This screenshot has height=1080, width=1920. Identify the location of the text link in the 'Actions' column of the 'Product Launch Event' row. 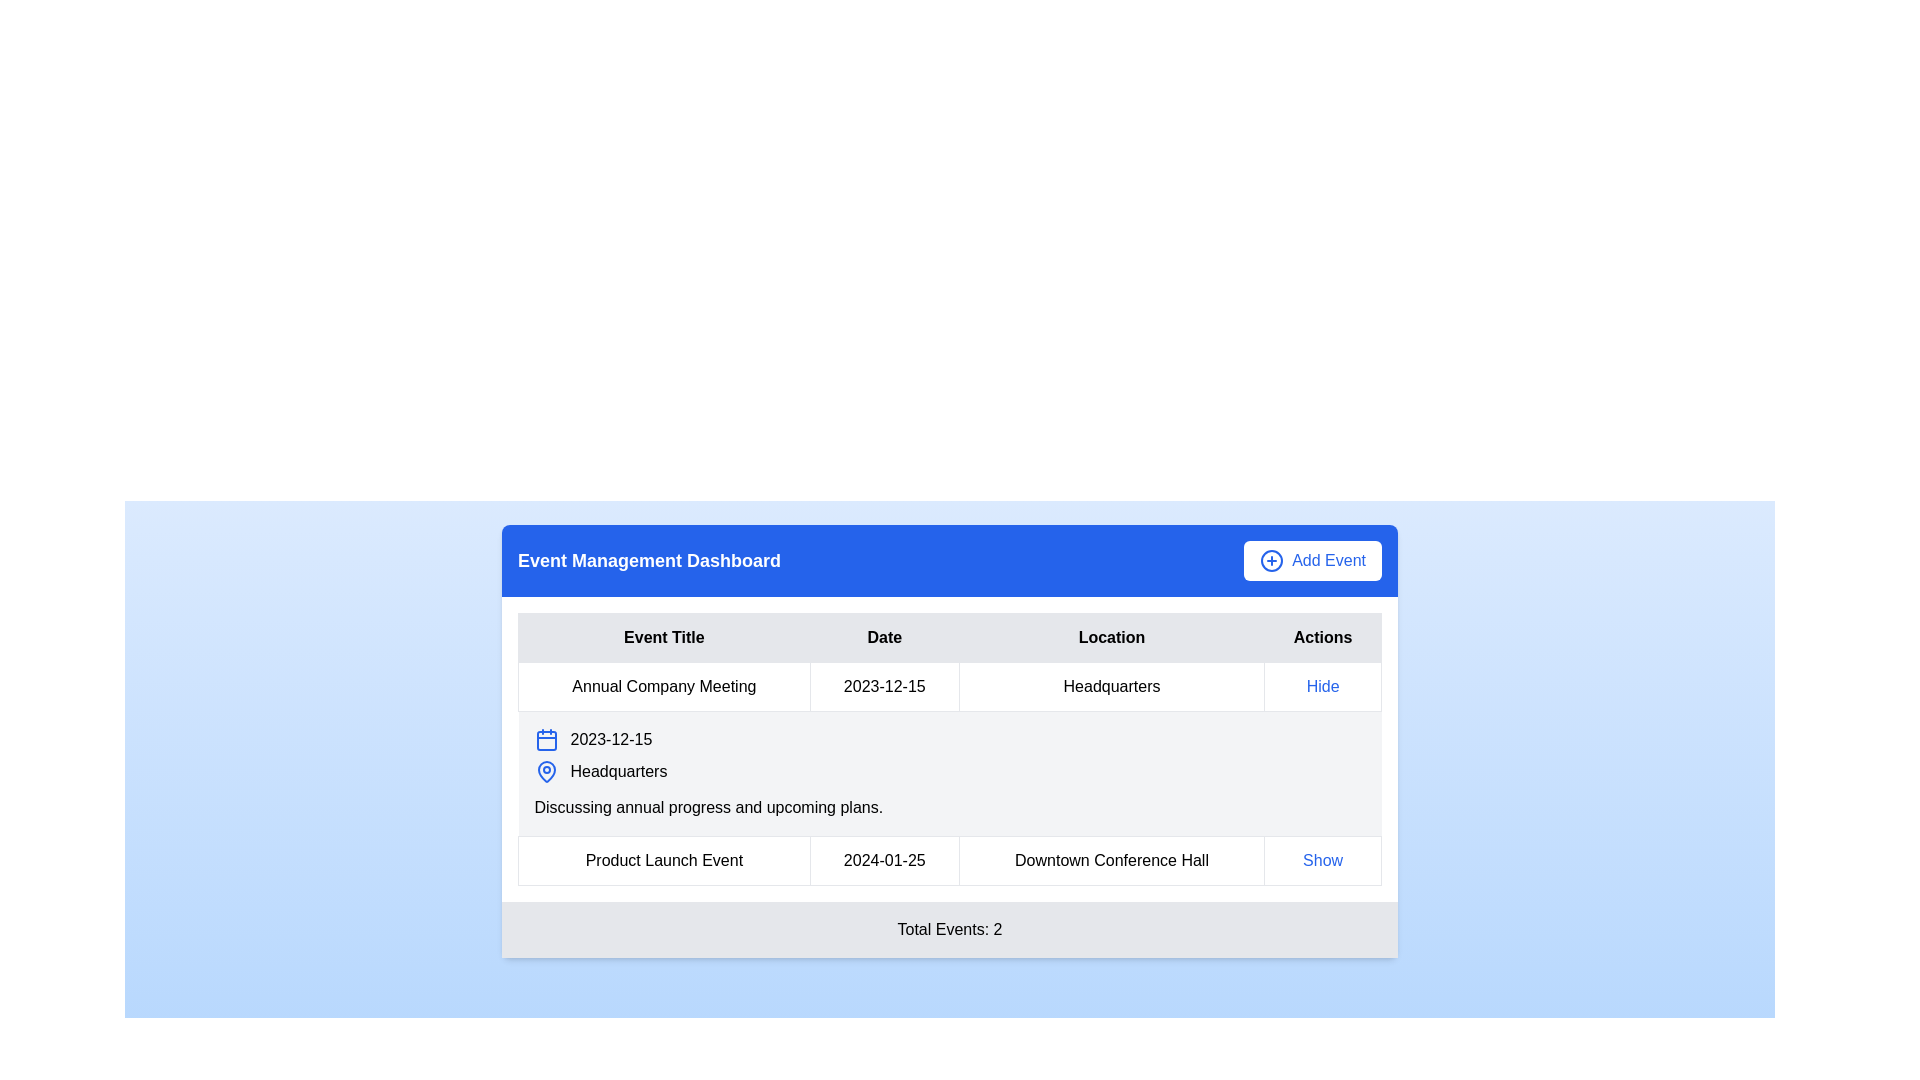
(1323, 859).